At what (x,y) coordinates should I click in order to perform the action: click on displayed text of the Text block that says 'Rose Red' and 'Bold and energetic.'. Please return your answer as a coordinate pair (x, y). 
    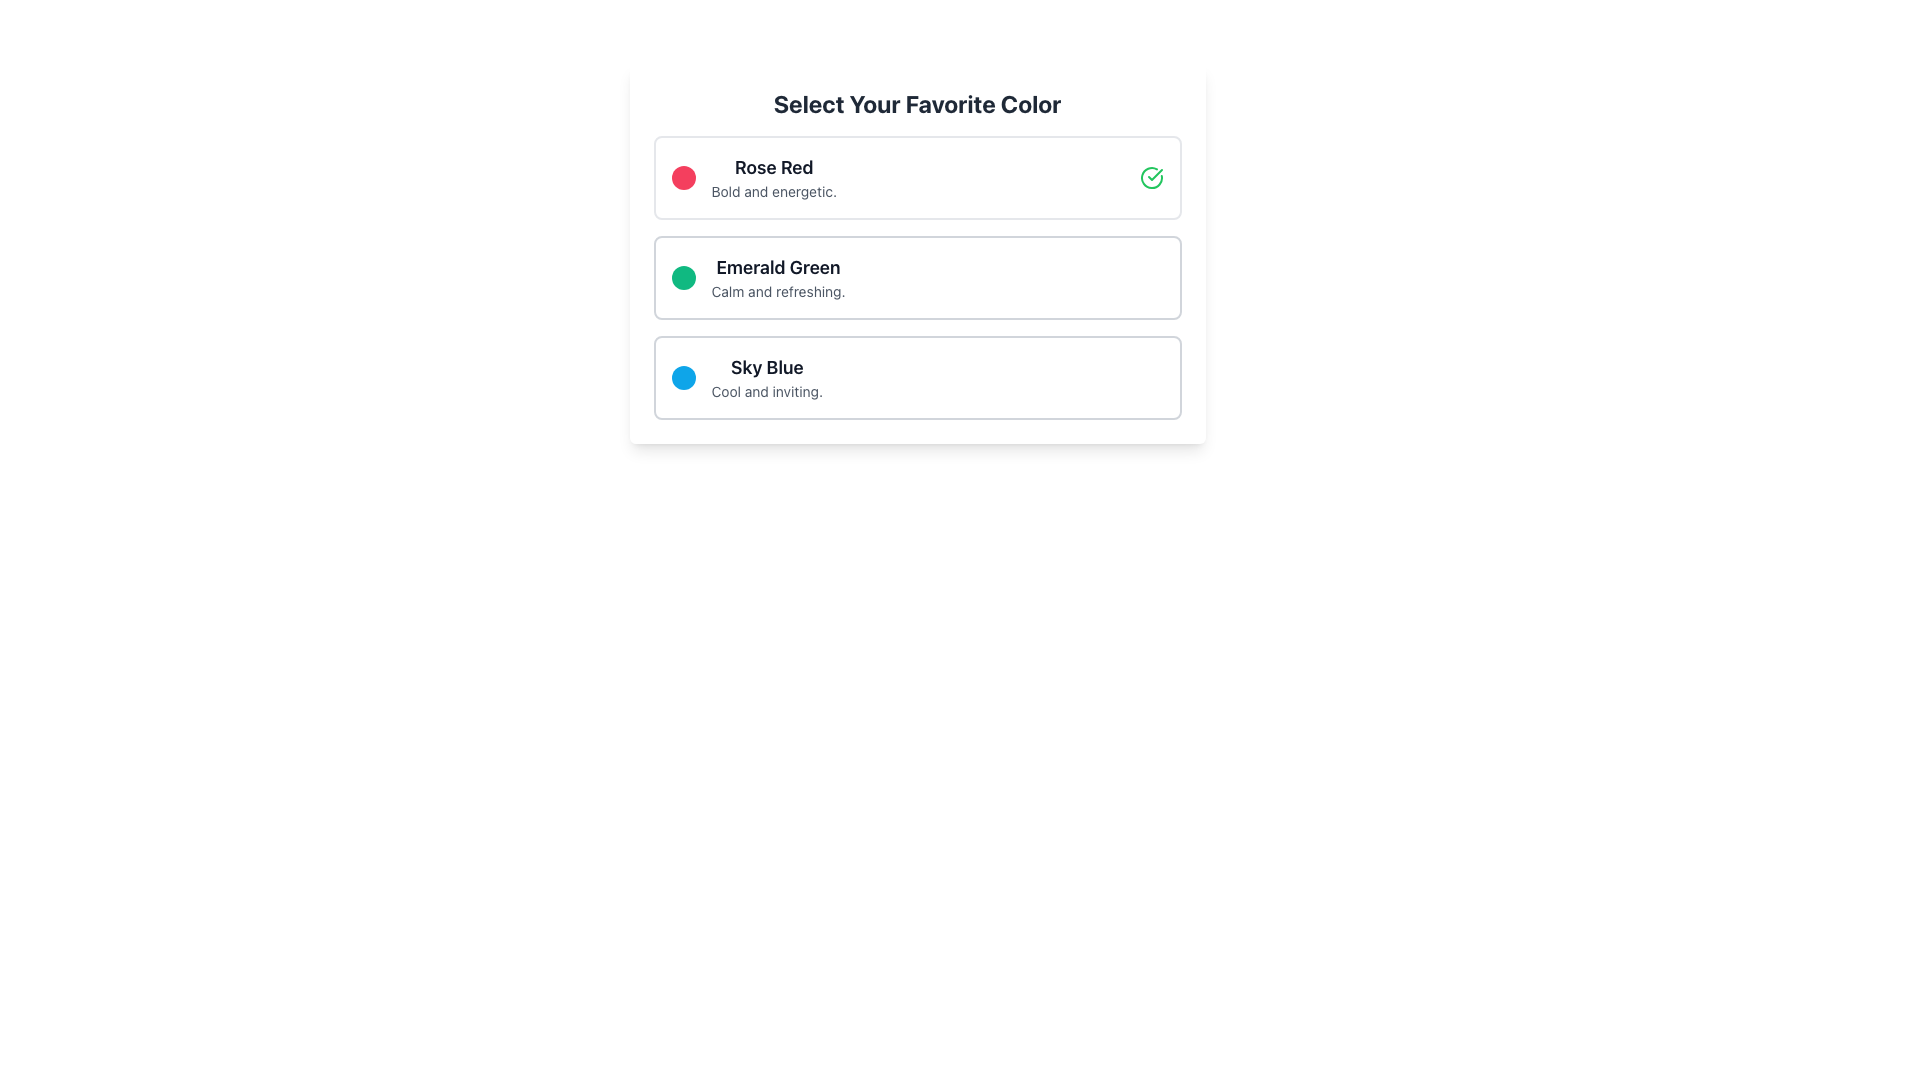
    Looking at the image, I should click on (773, 176).